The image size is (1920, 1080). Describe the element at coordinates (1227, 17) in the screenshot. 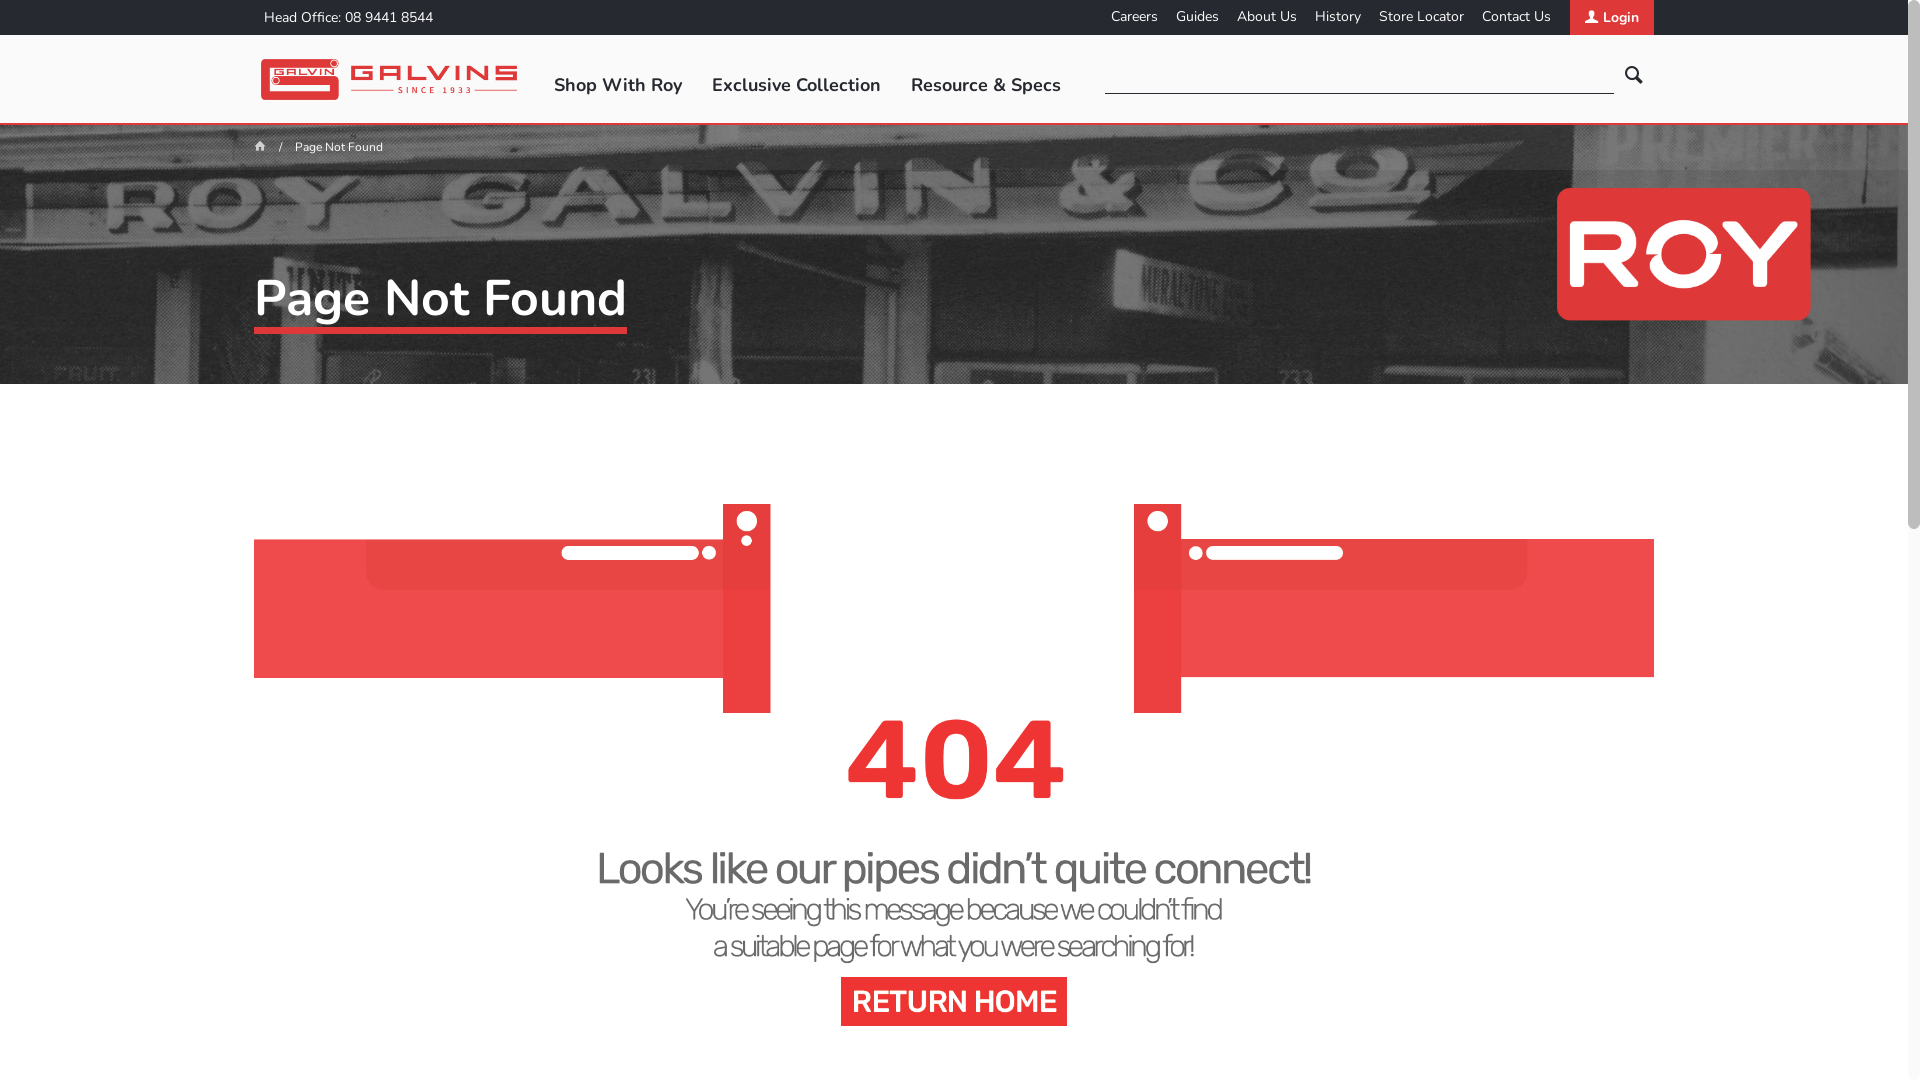

I see `'About Us'` at that location.